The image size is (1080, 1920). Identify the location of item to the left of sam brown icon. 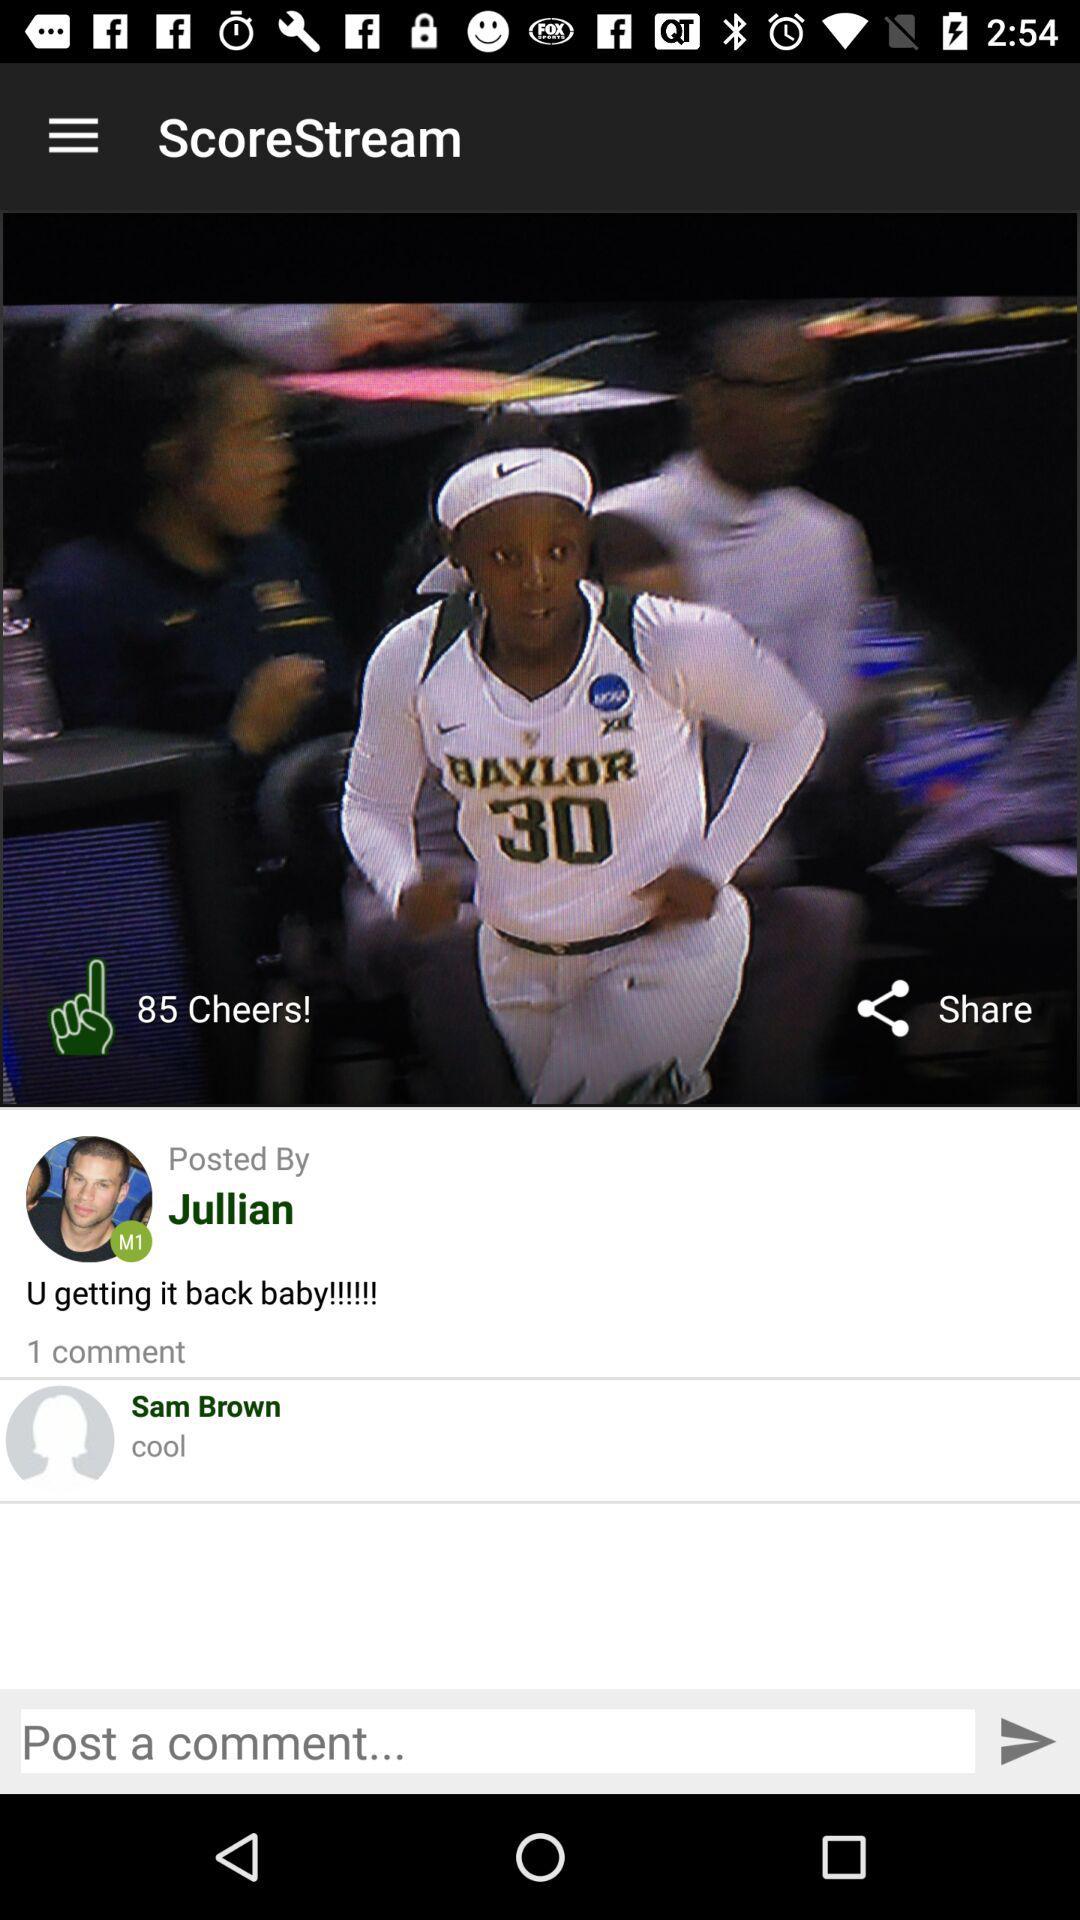
(59, 1440).